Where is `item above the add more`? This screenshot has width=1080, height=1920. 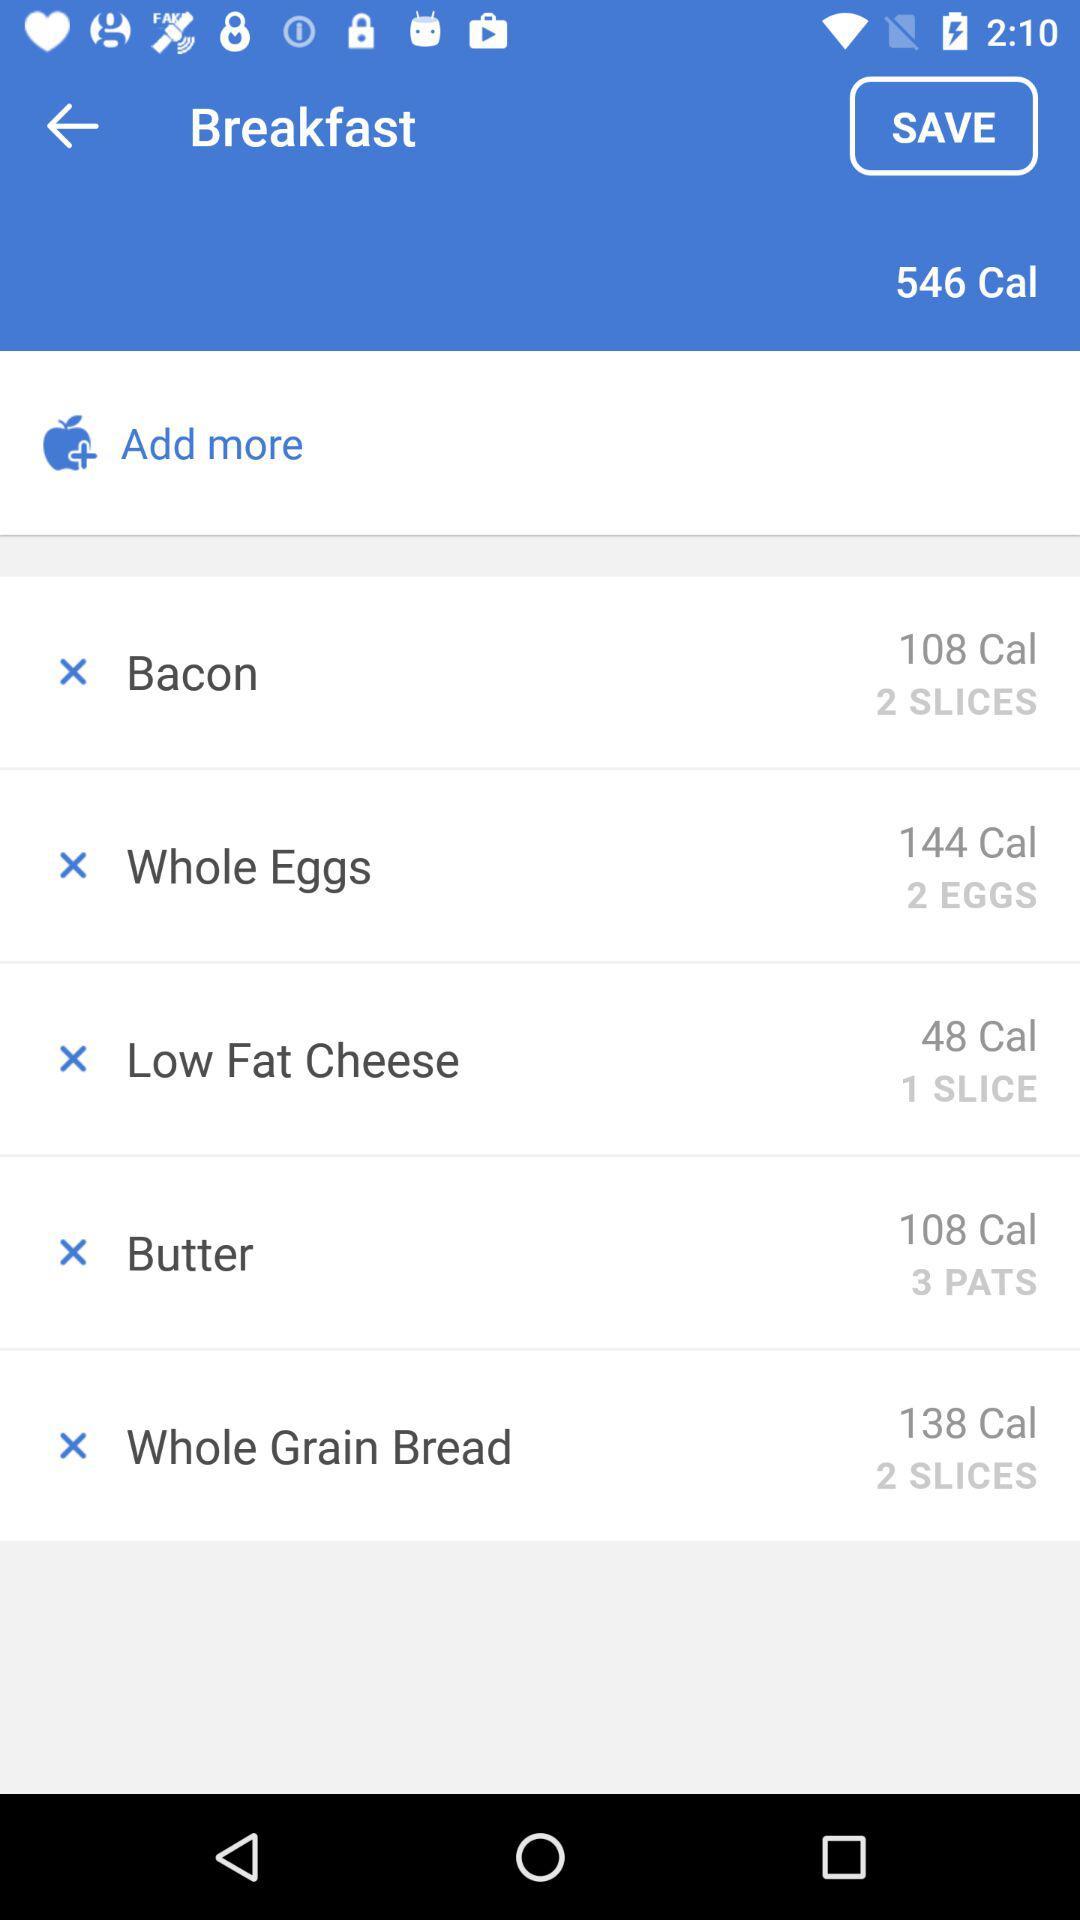 item above the add more is located at coordinates (72, 124).